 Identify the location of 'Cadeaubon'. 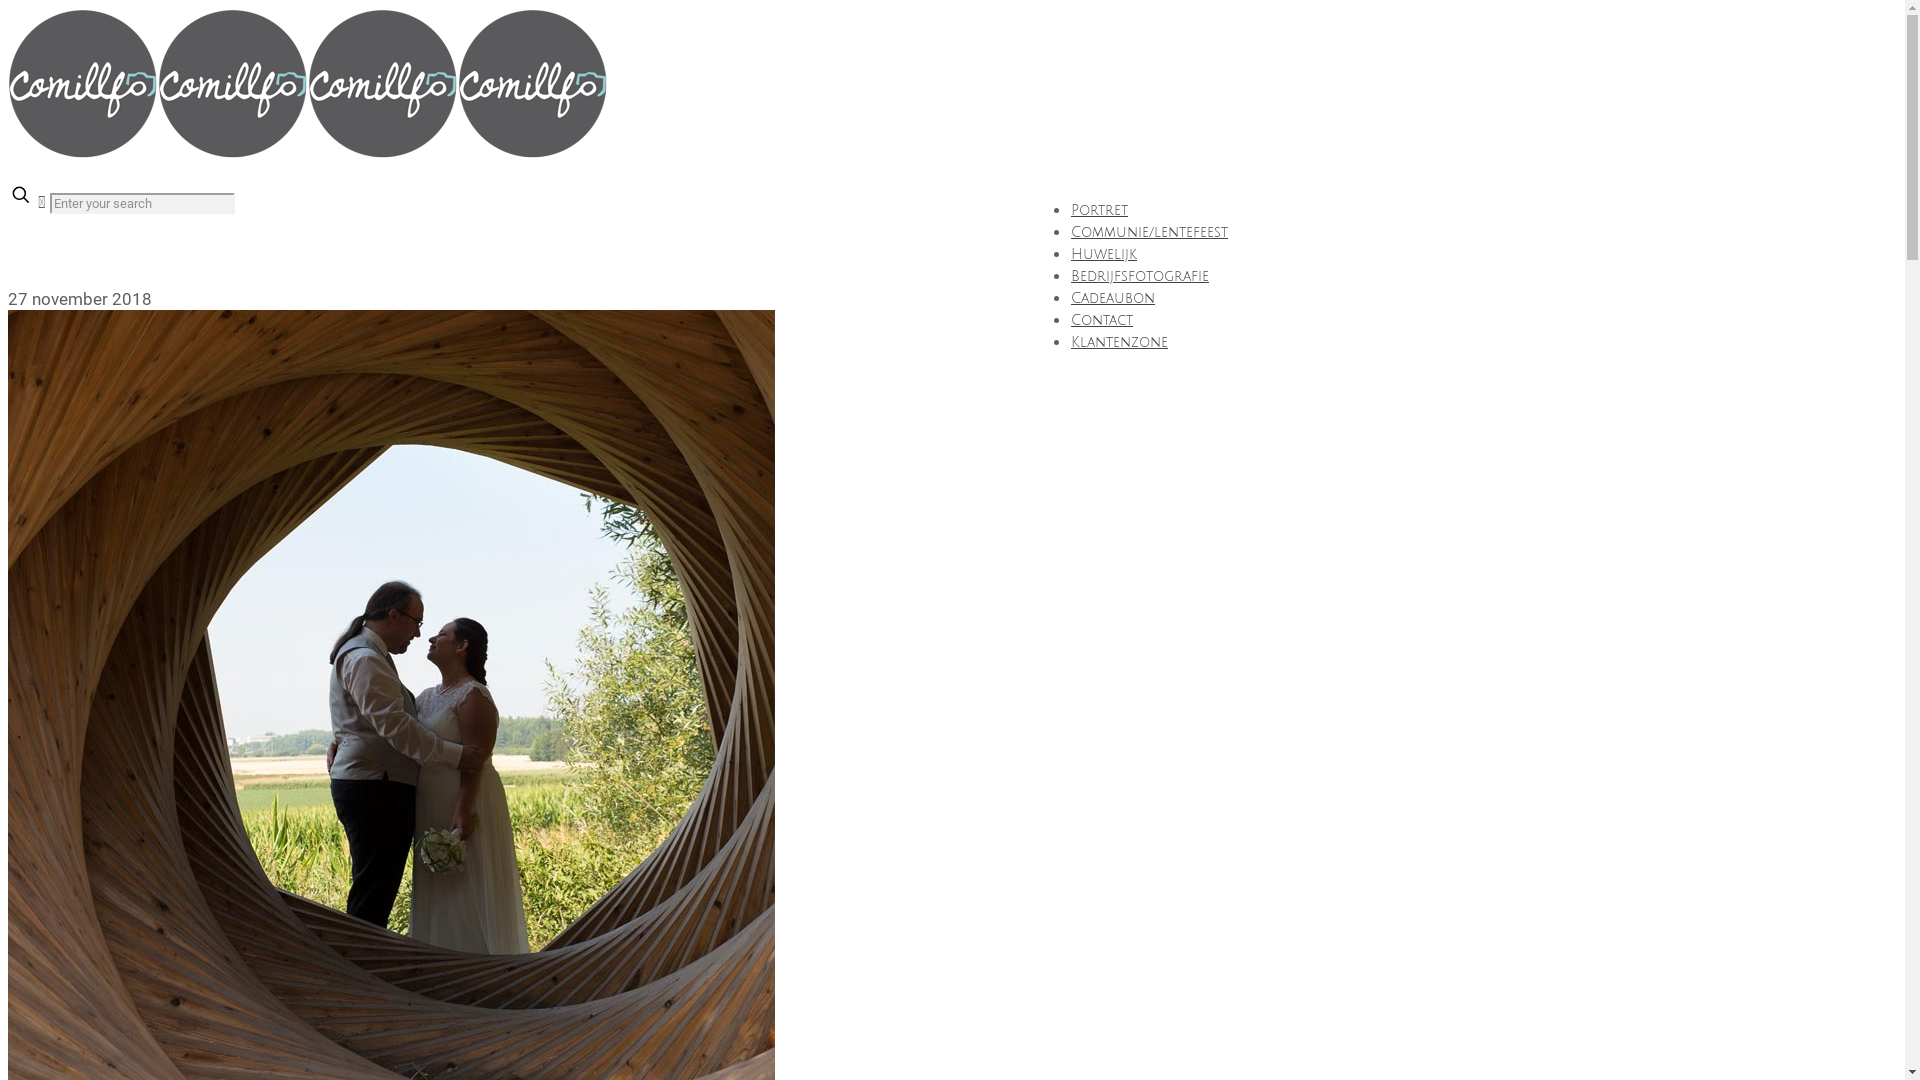
(1069, 298).